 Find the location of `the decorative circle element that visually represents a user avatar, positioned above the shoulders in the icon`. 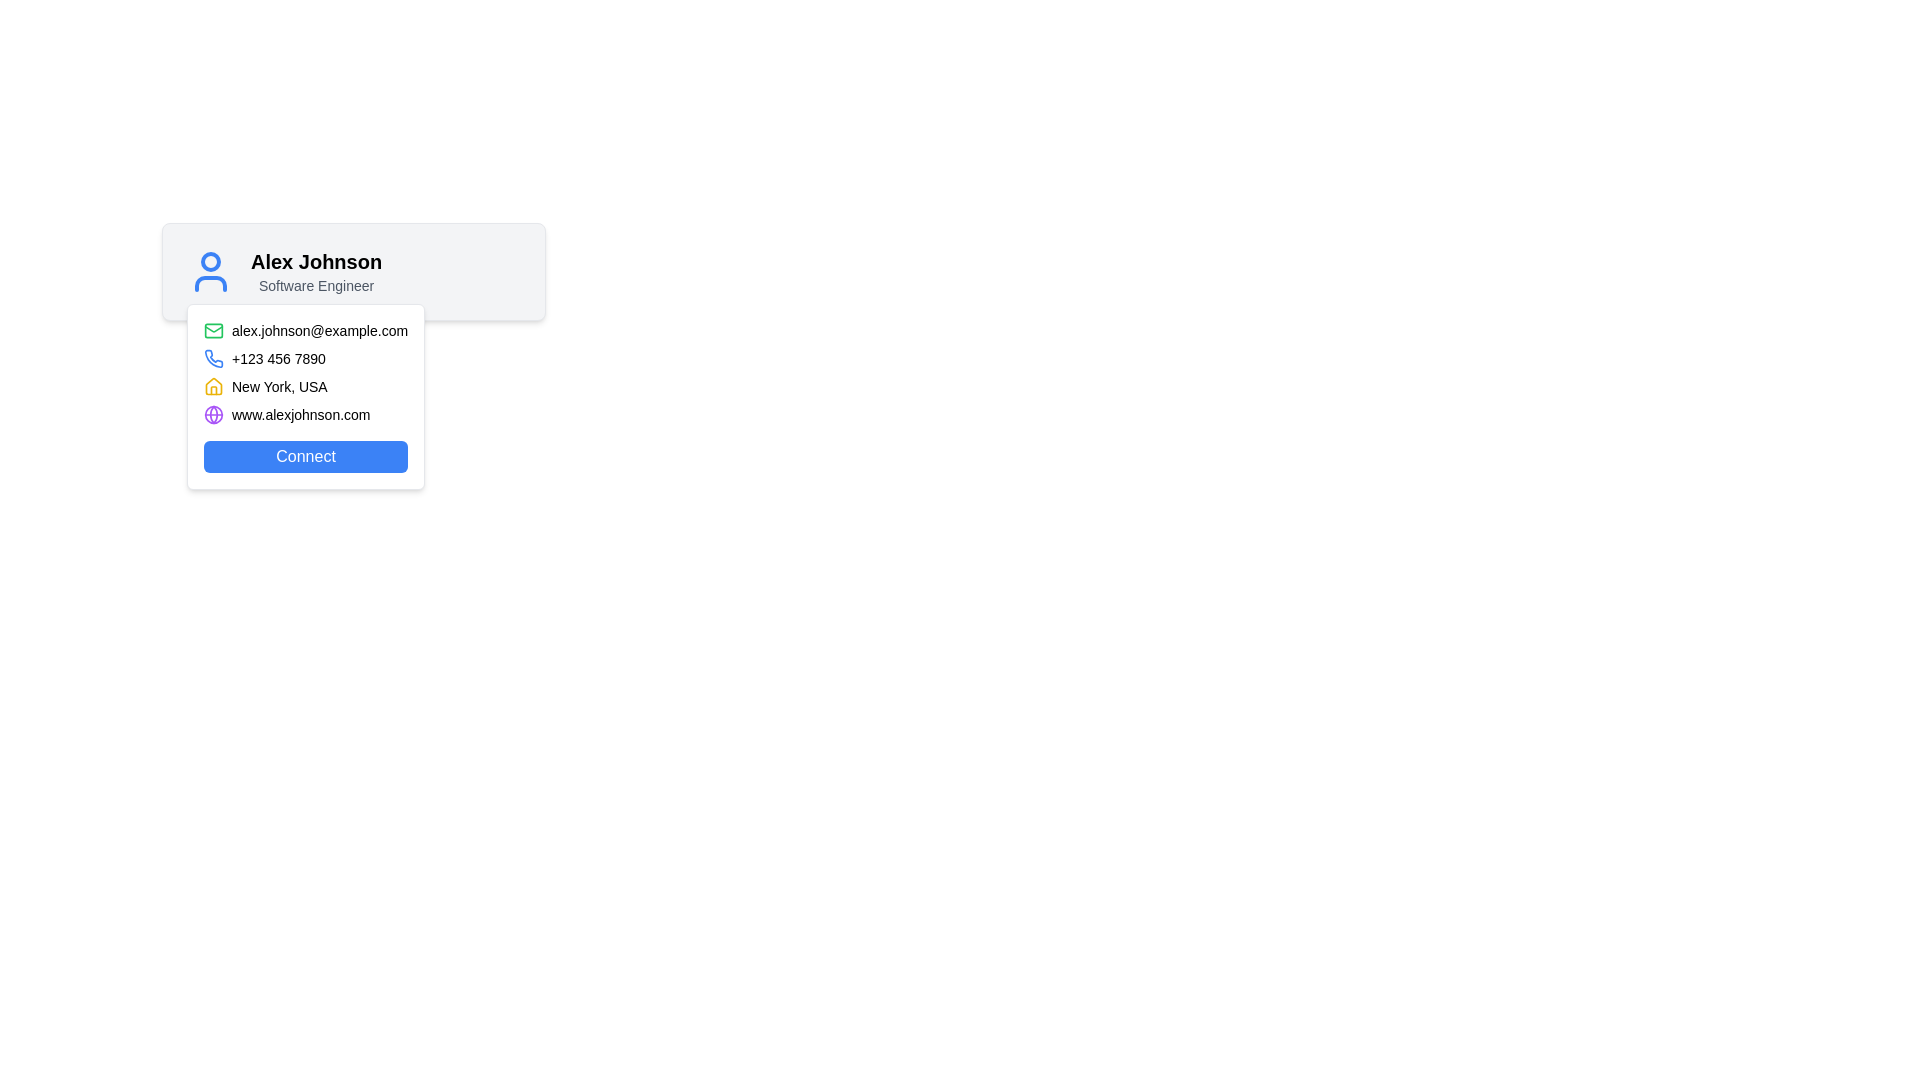

the decorative circle element that visually represents a user avatar, positioned above the shoulders in the icon is located at coordinates (211, 261).